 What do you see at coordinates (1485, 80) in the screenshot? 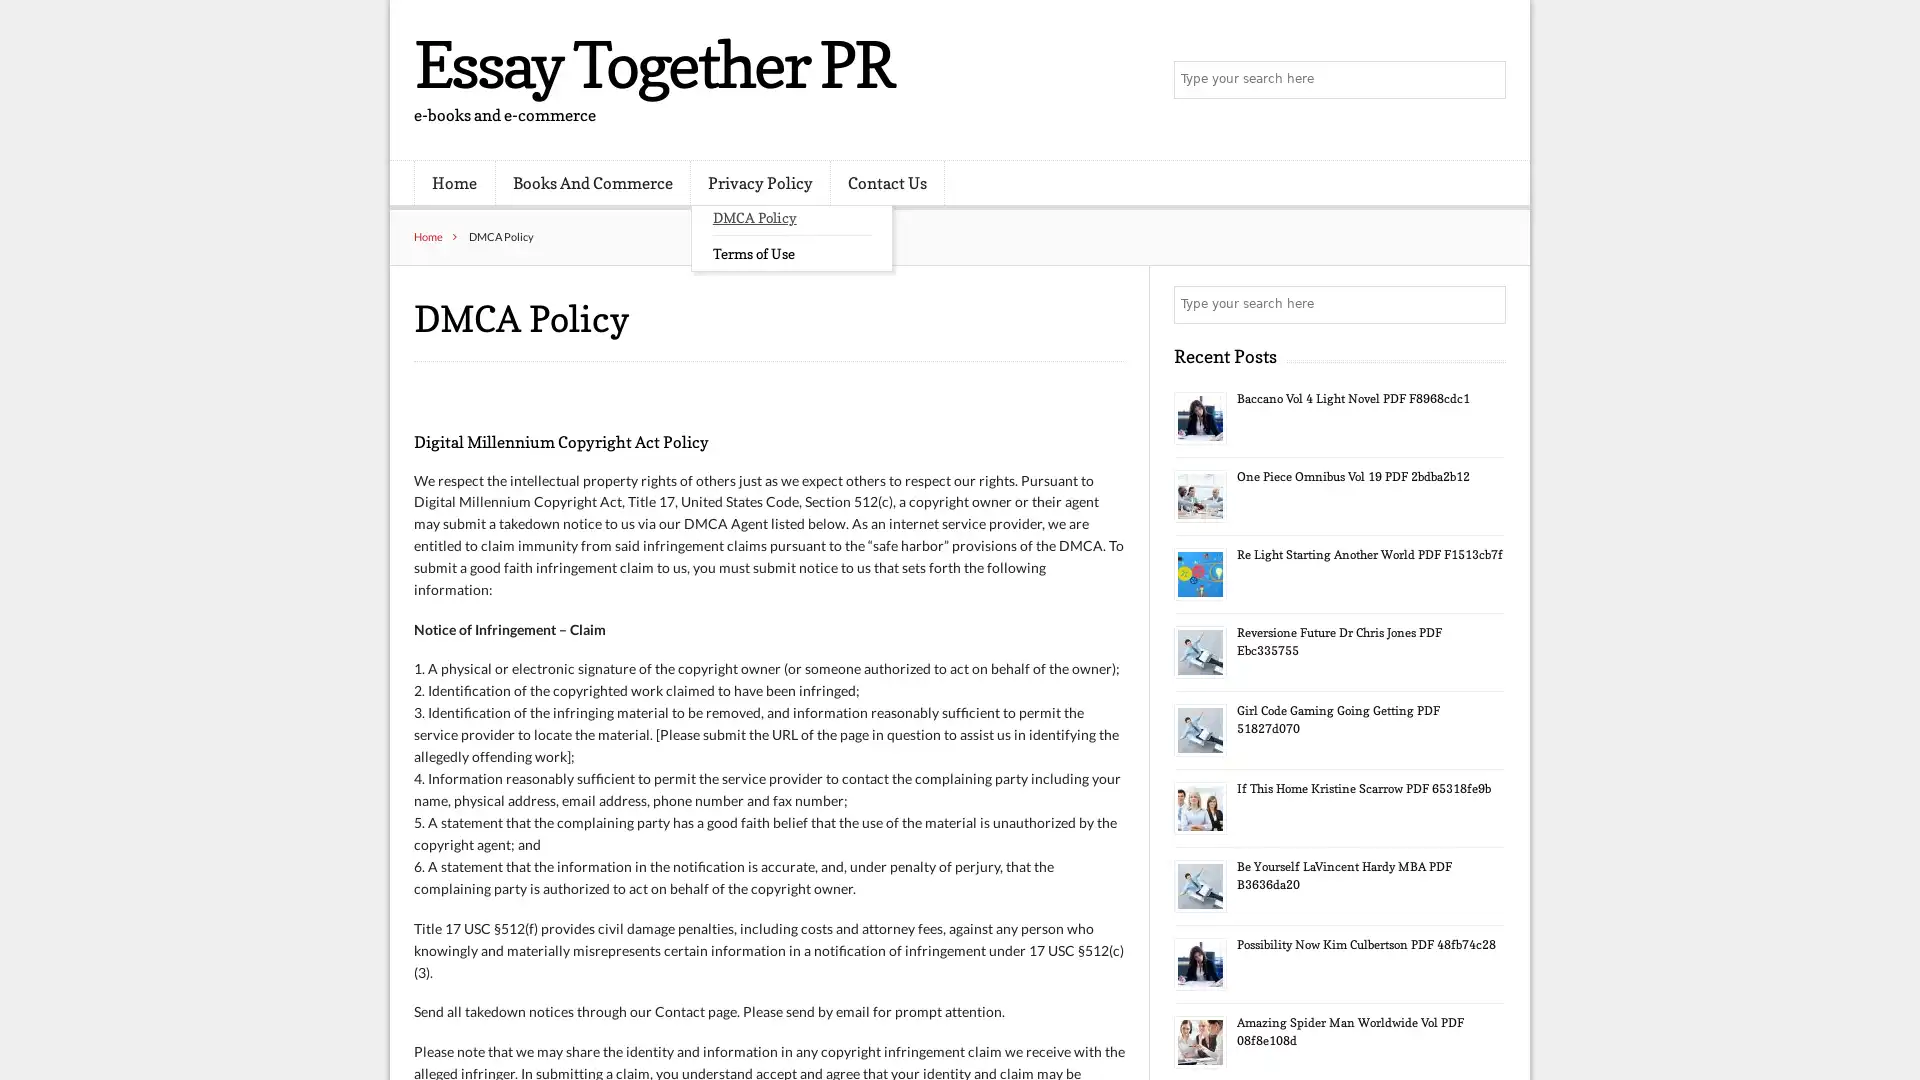
I see `Search` at bounding box center [1485, 80].